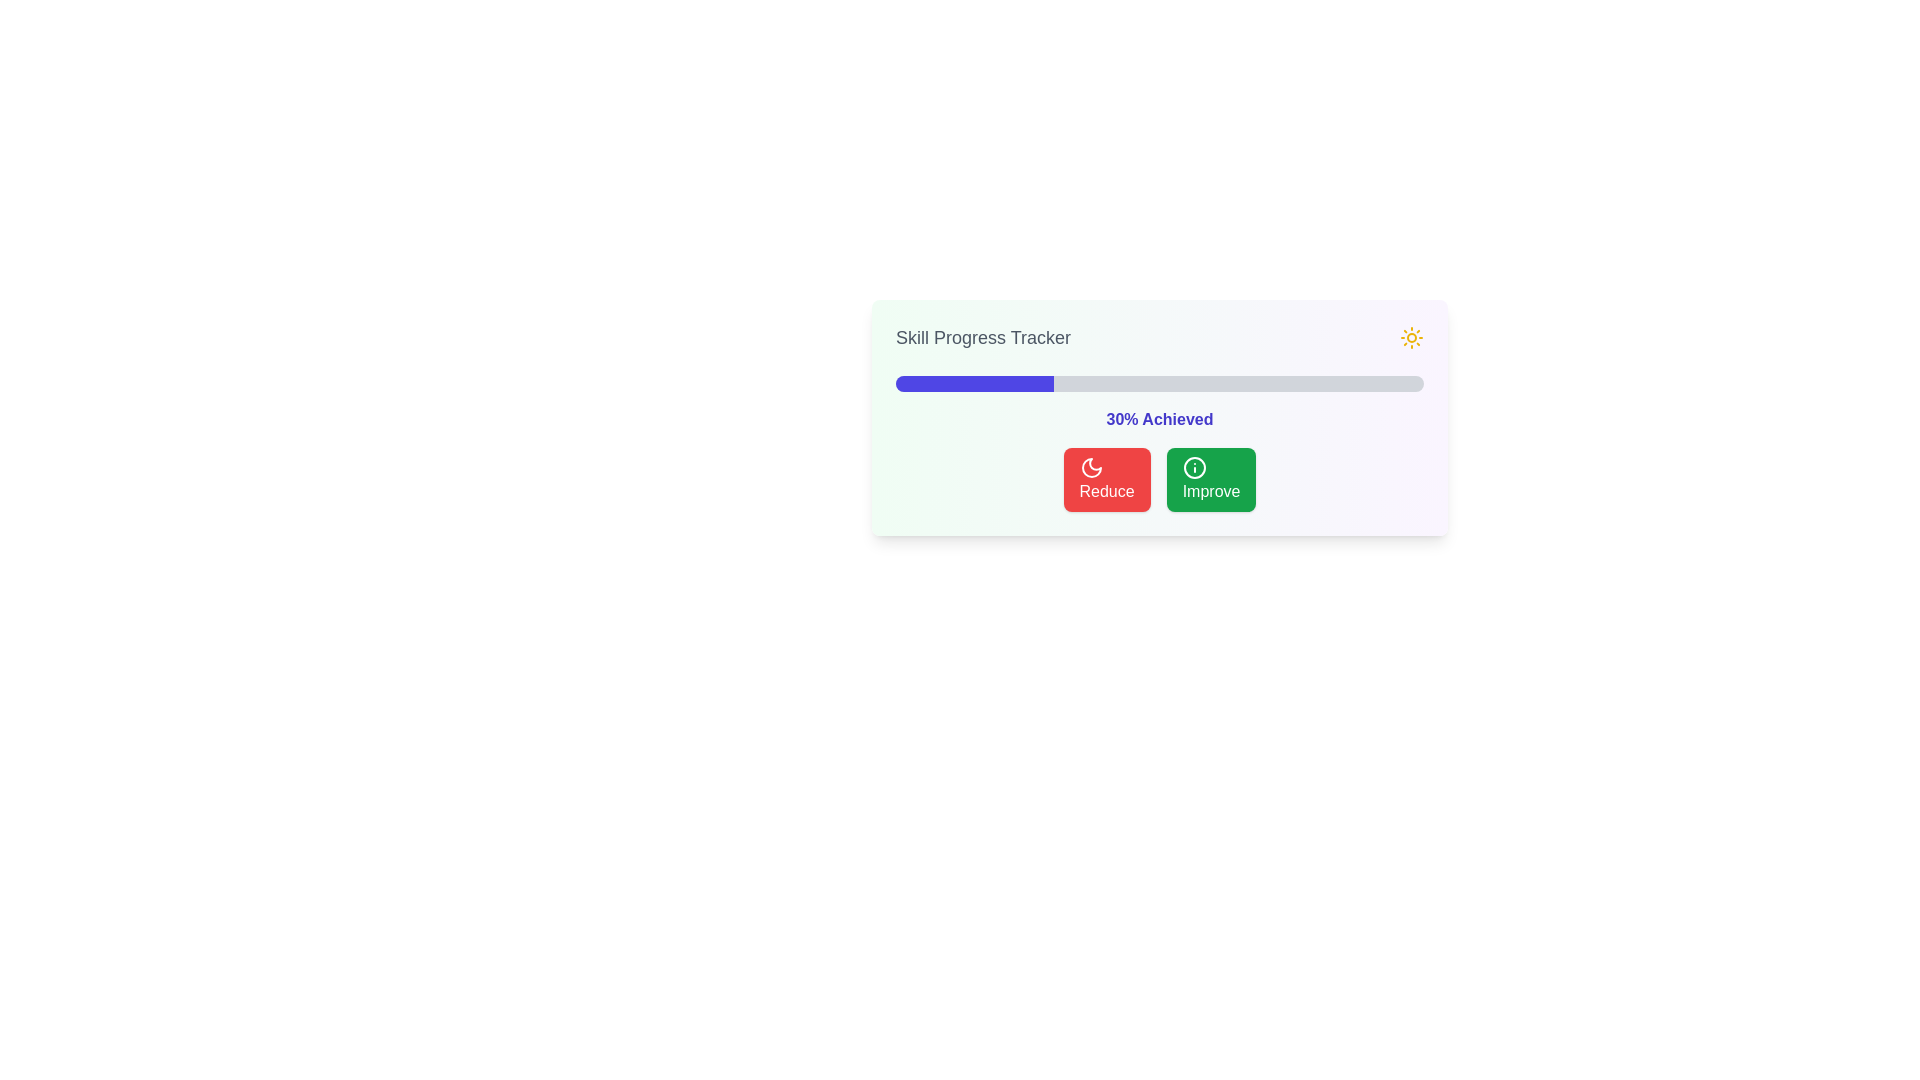 This screenshot has height=1080, width=1920. I want to click on the icon associated with the 'Improve' button, which is located to the left of the 'Improve' label within a green button, so click(1194, 467).